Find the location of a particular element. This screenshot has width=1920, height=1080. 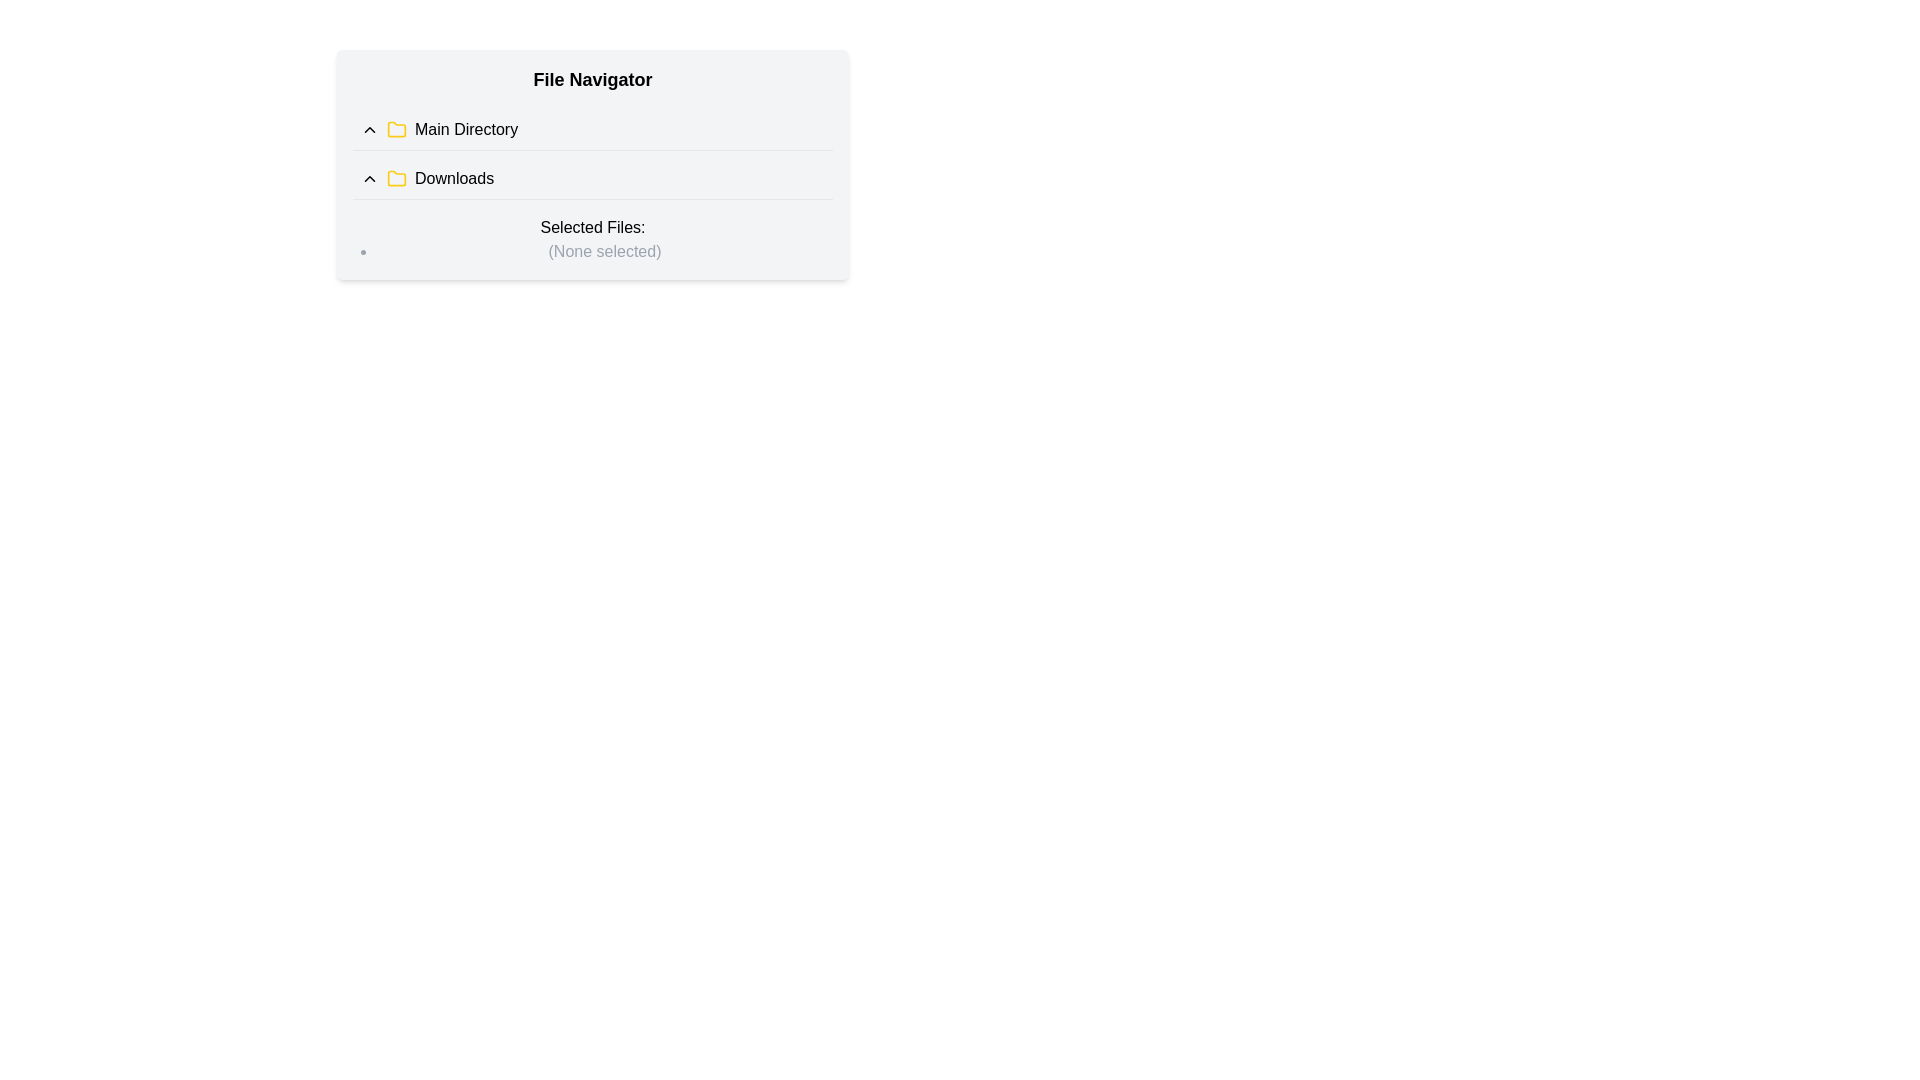

the top collapsible directory item is located at coordinates (592, 130).